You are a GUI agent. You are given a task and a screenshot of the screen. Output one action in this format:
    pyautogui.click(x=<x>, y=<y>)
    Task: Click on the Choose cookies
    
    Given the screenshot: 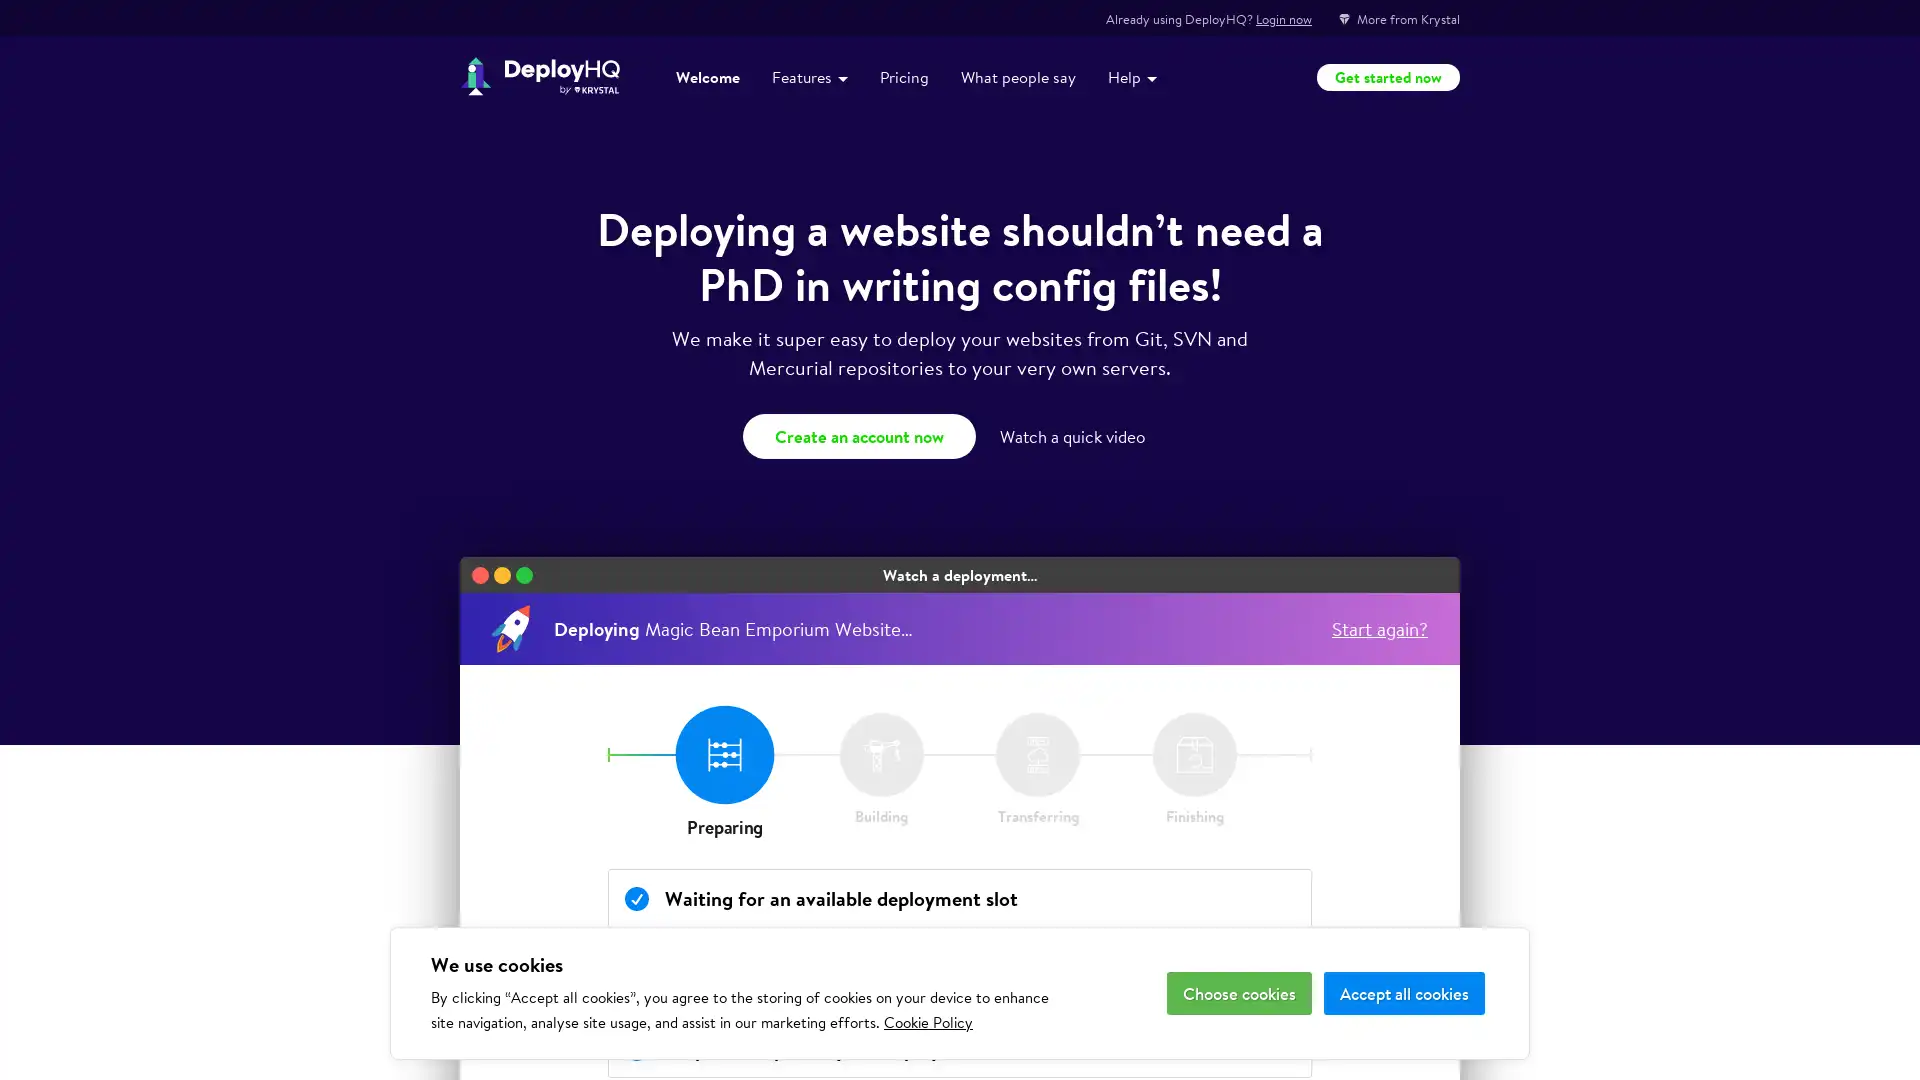 What is the action you would take?
    pyautogui.click(x=1238, y=993)
    